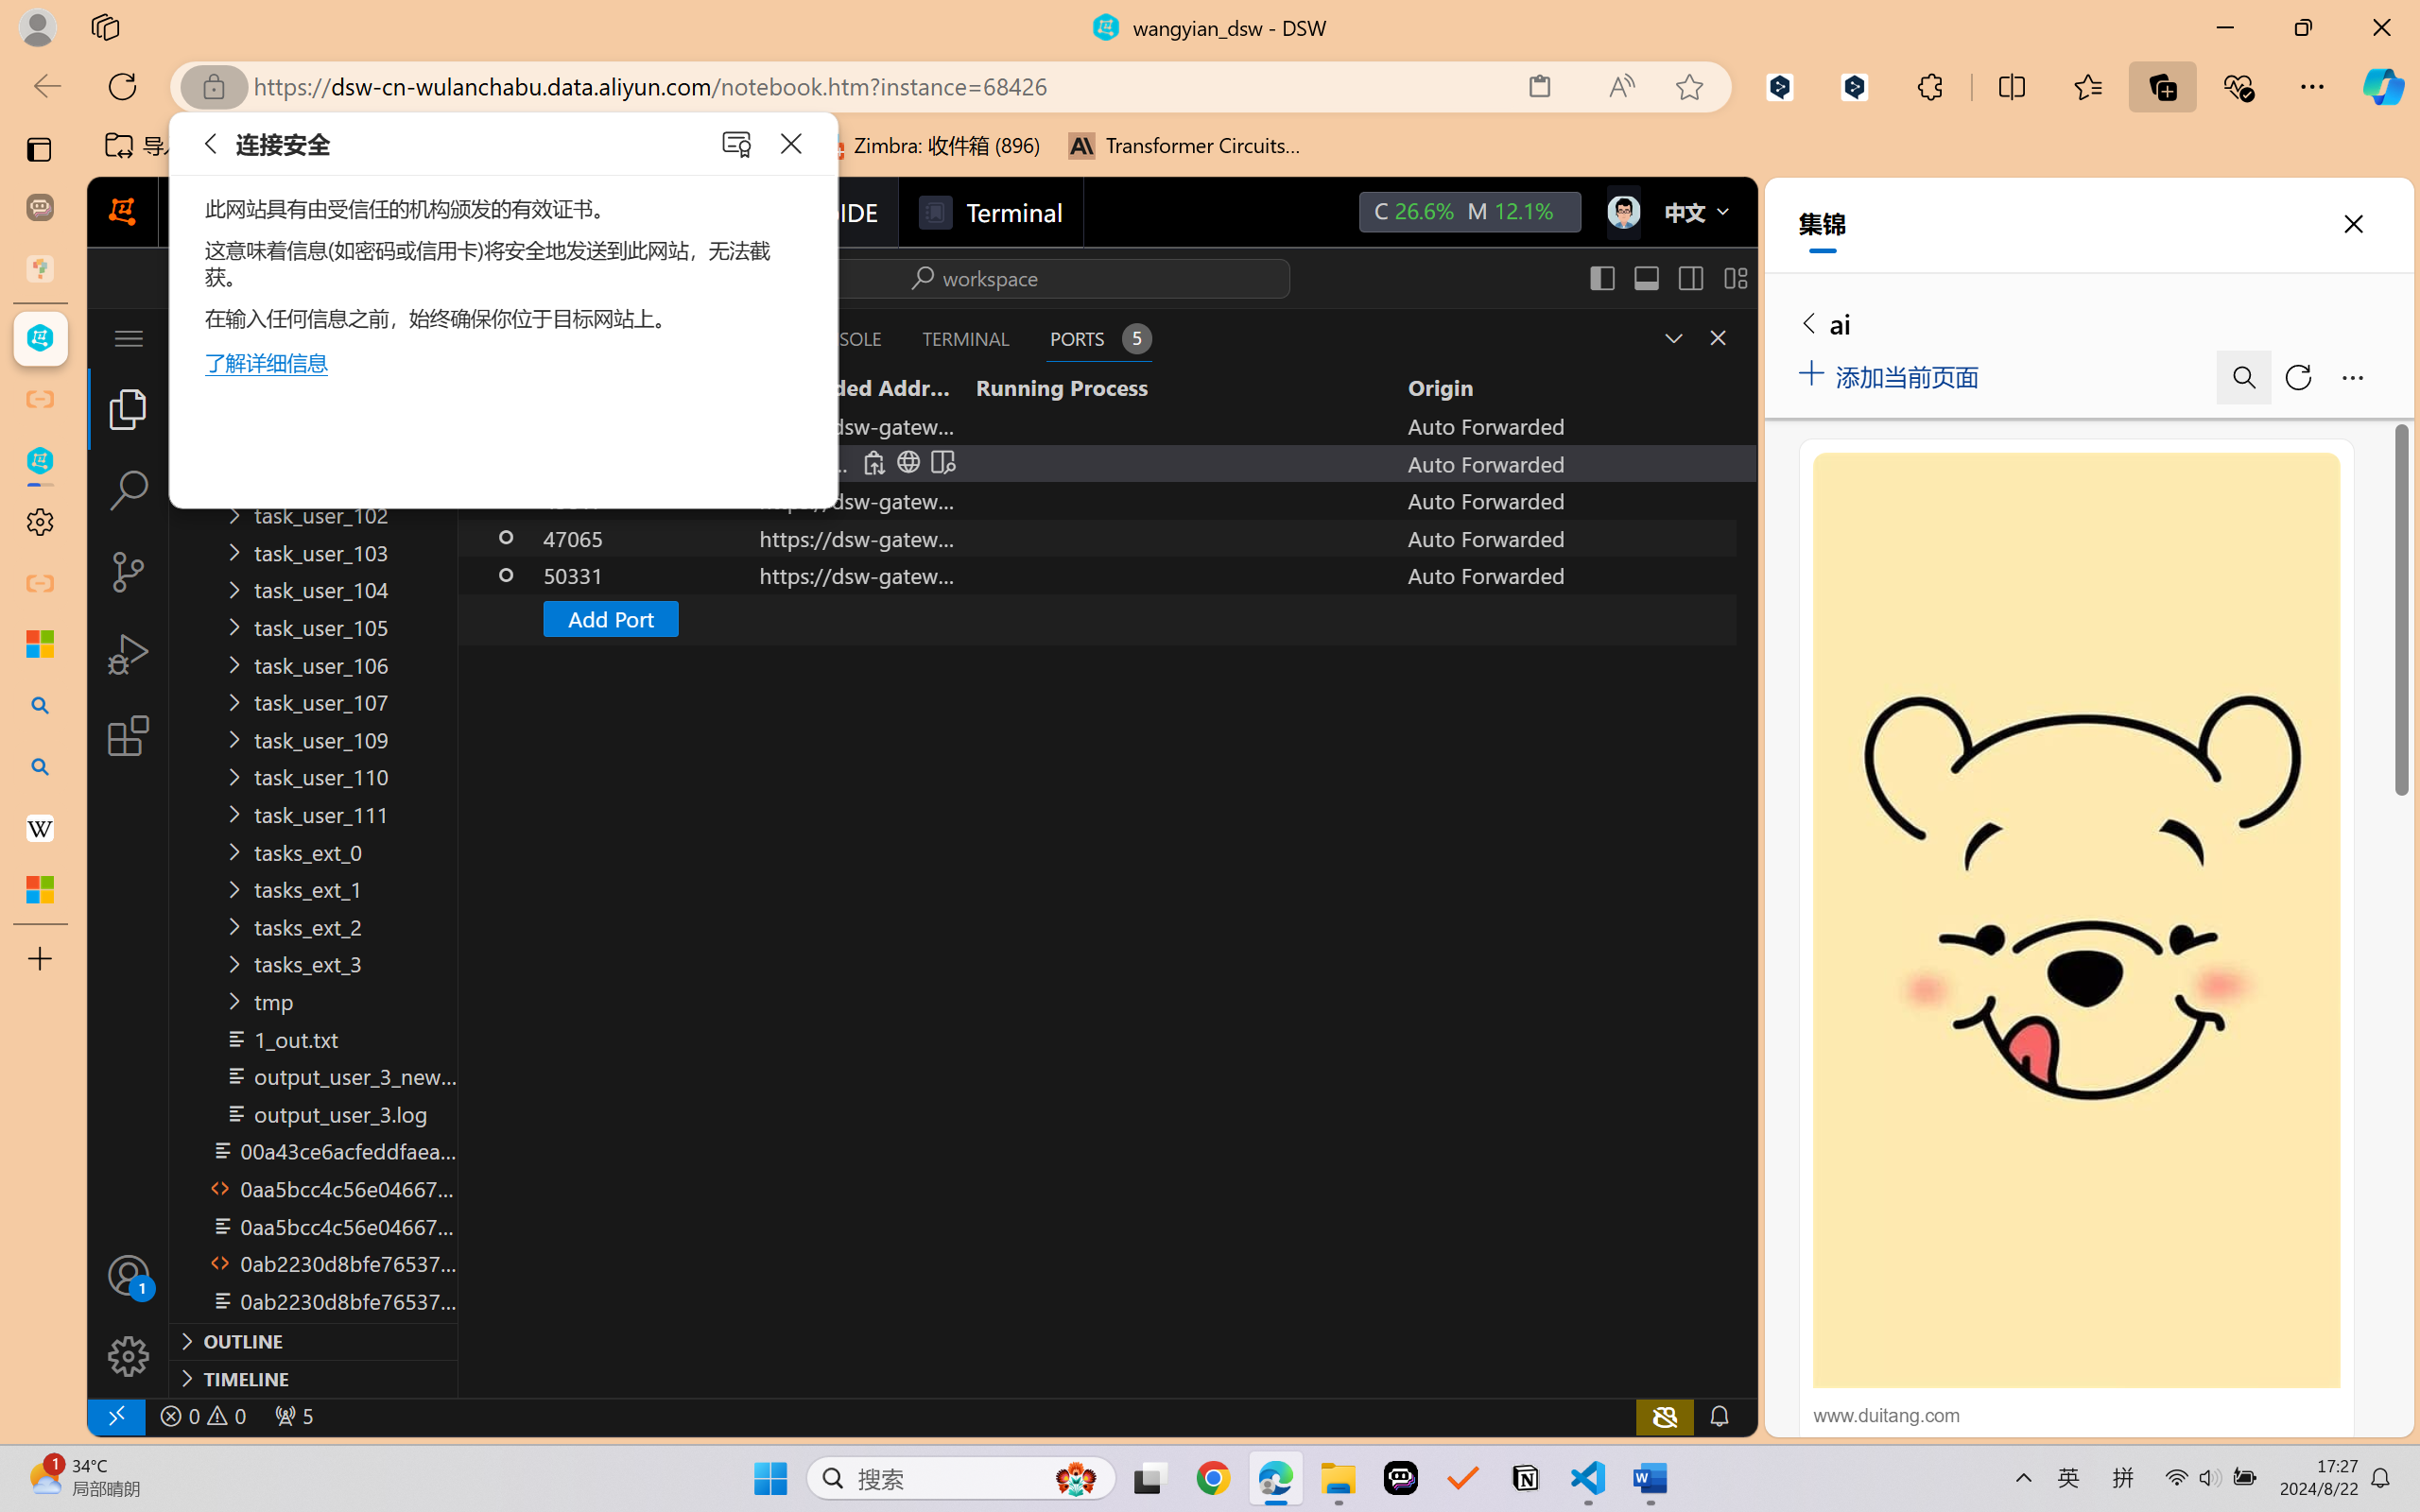  Describe the element at coordinates (39, 643) in the screenshot. I see `'Microsoft security help and learning'` at that location.